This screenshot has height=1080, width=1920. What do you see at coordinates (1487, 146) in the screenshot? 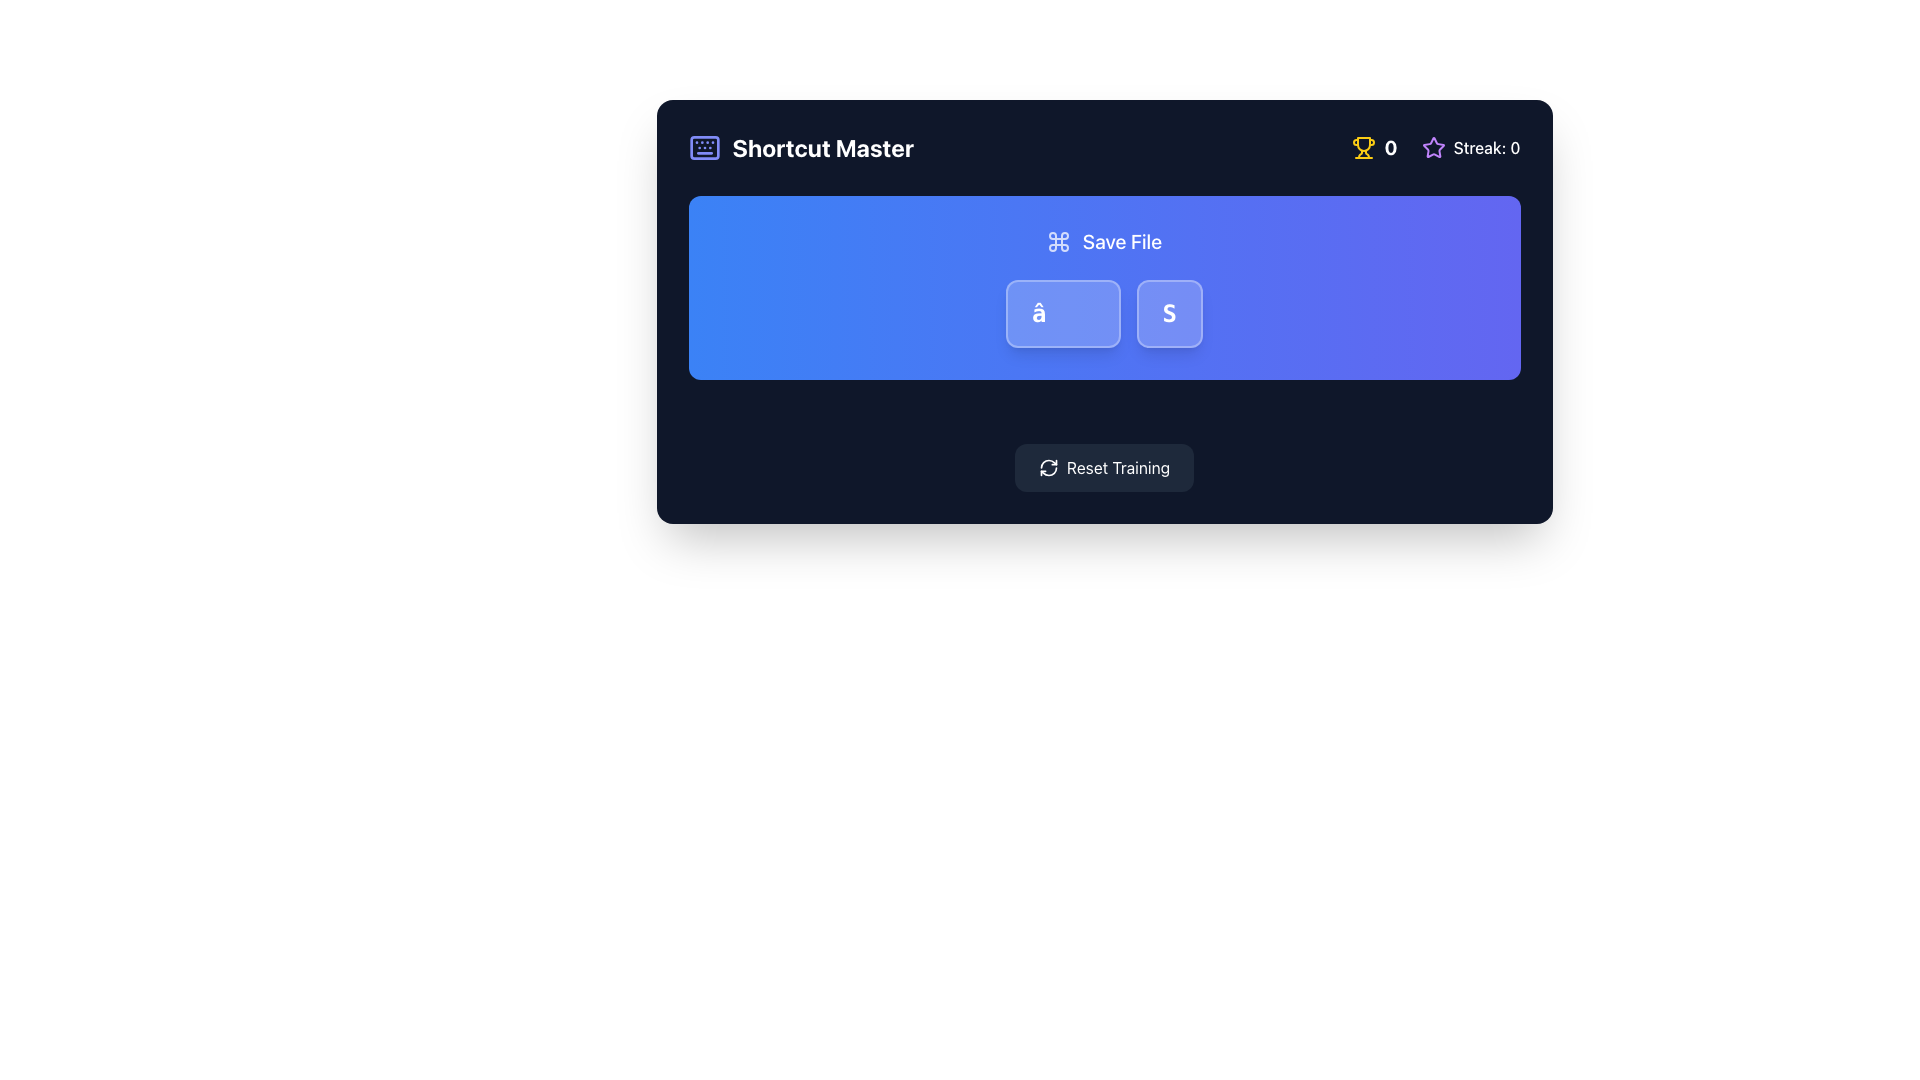
I see `the text label indicating the score or counter value, labeled 'Streak: 0', which is positioned to the right of a purple star-shaped icon` at bounding box center [1487, 146].